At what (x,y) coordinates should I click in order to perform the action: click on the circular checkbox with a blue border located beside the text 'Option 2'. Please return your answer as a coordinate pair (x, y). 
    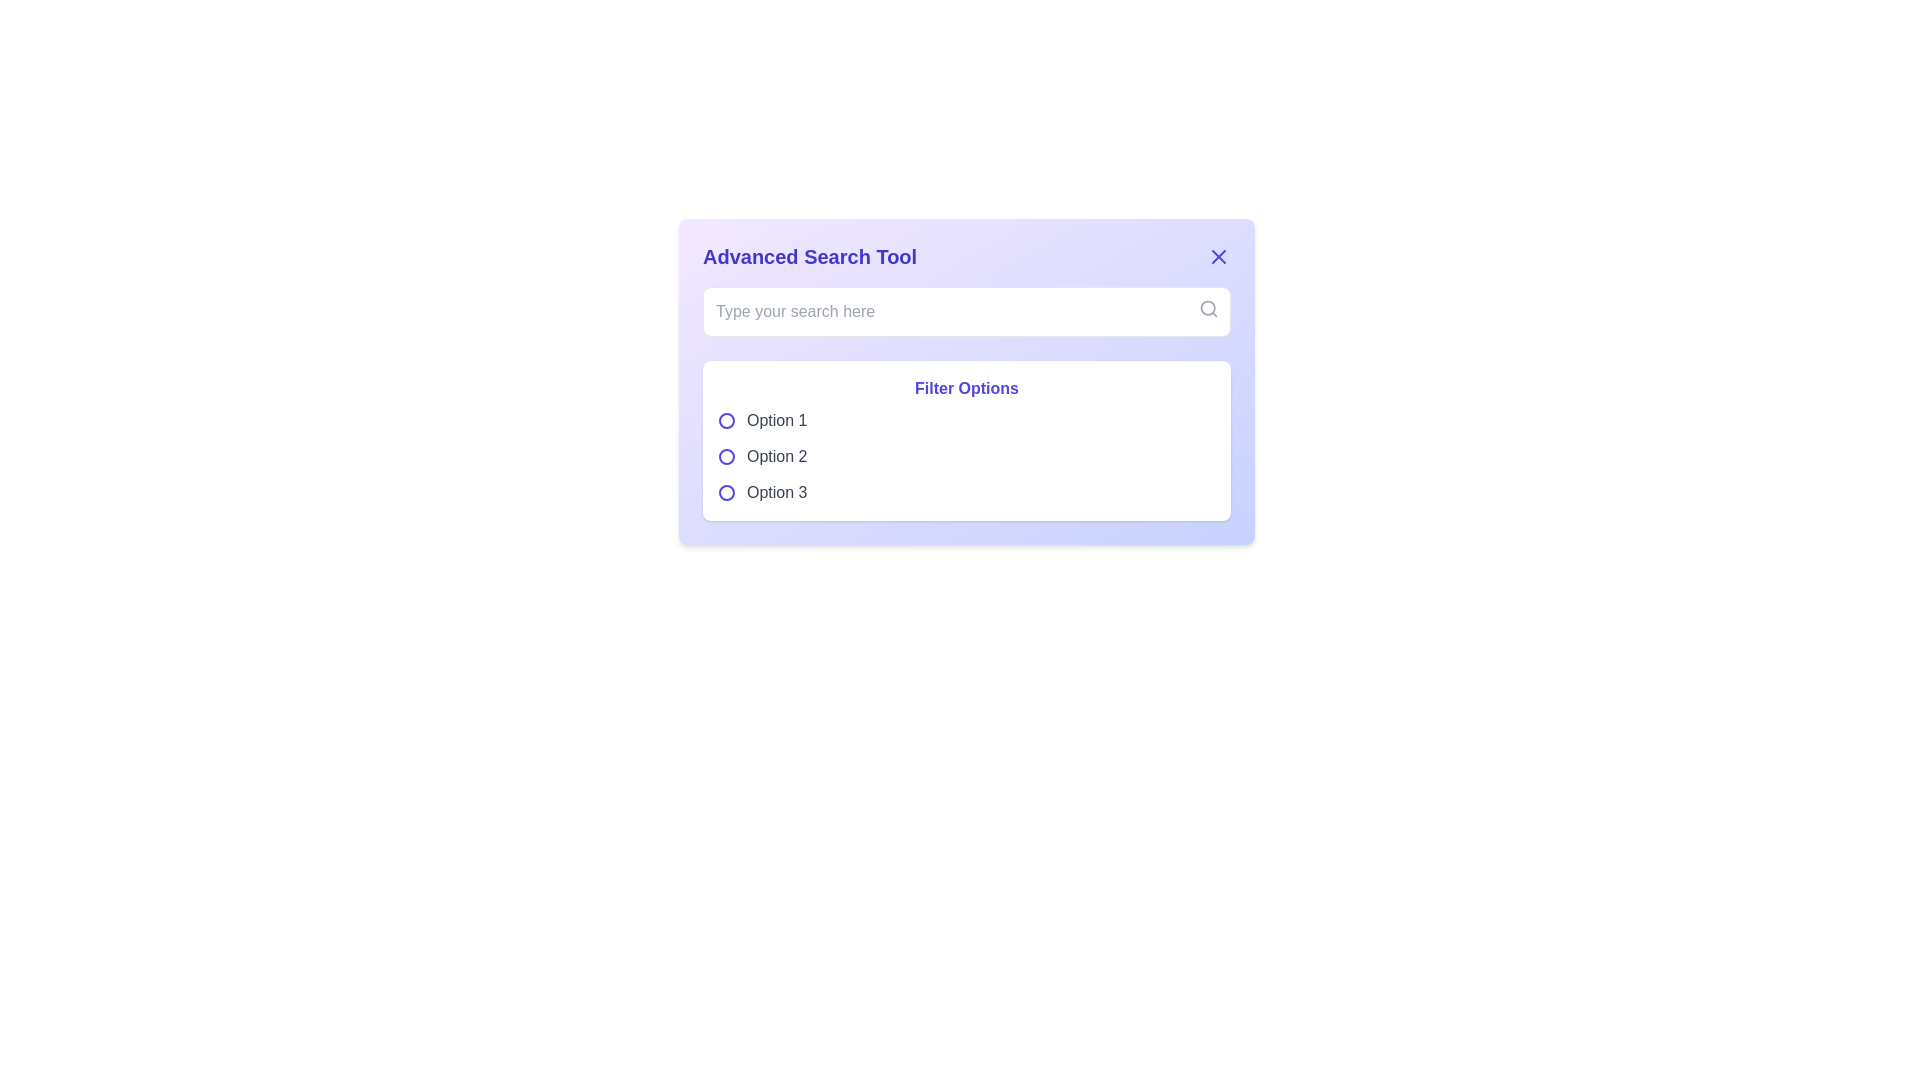
    Looking at the image, I should click on (725, 456).